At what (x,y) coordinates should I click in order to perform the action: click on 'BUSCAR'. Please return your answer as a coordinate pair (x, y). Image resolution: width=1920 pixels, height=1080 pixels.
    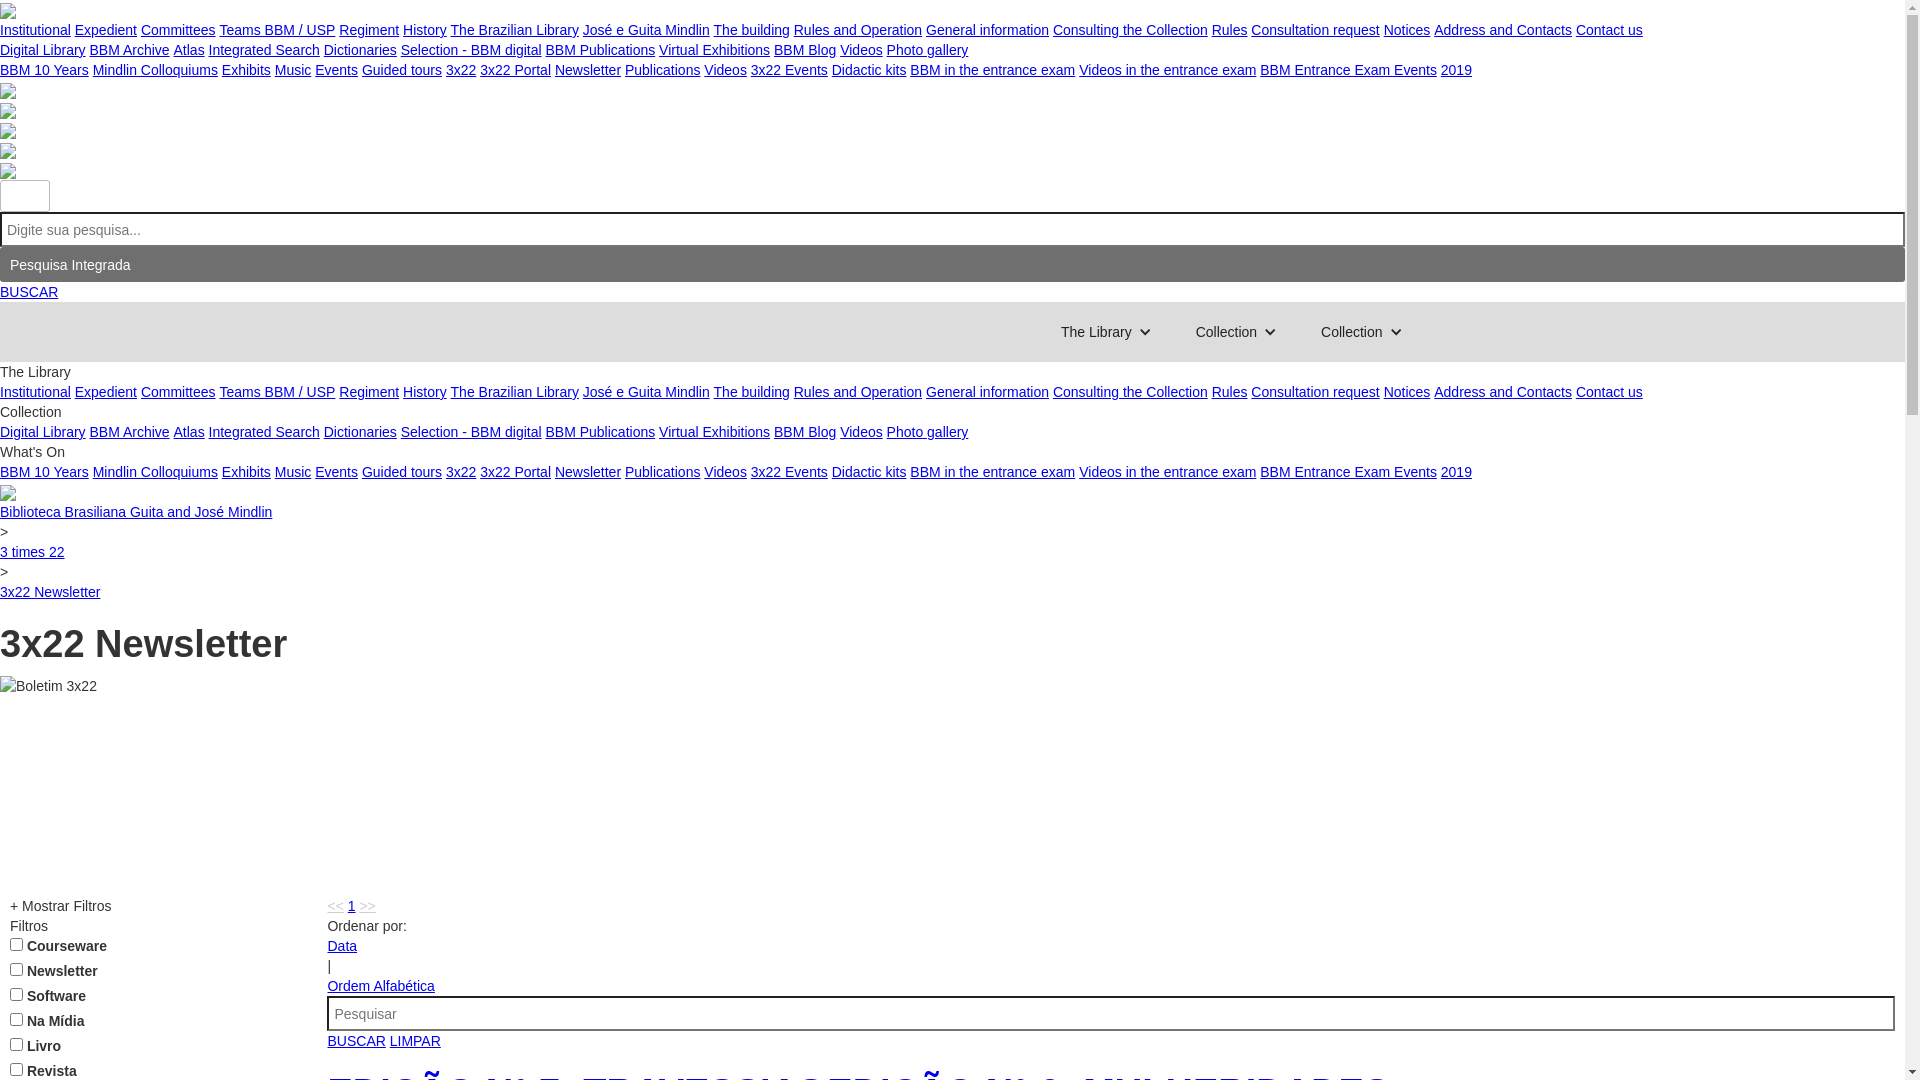
    Looking at the image, I should click on (355, 1040).